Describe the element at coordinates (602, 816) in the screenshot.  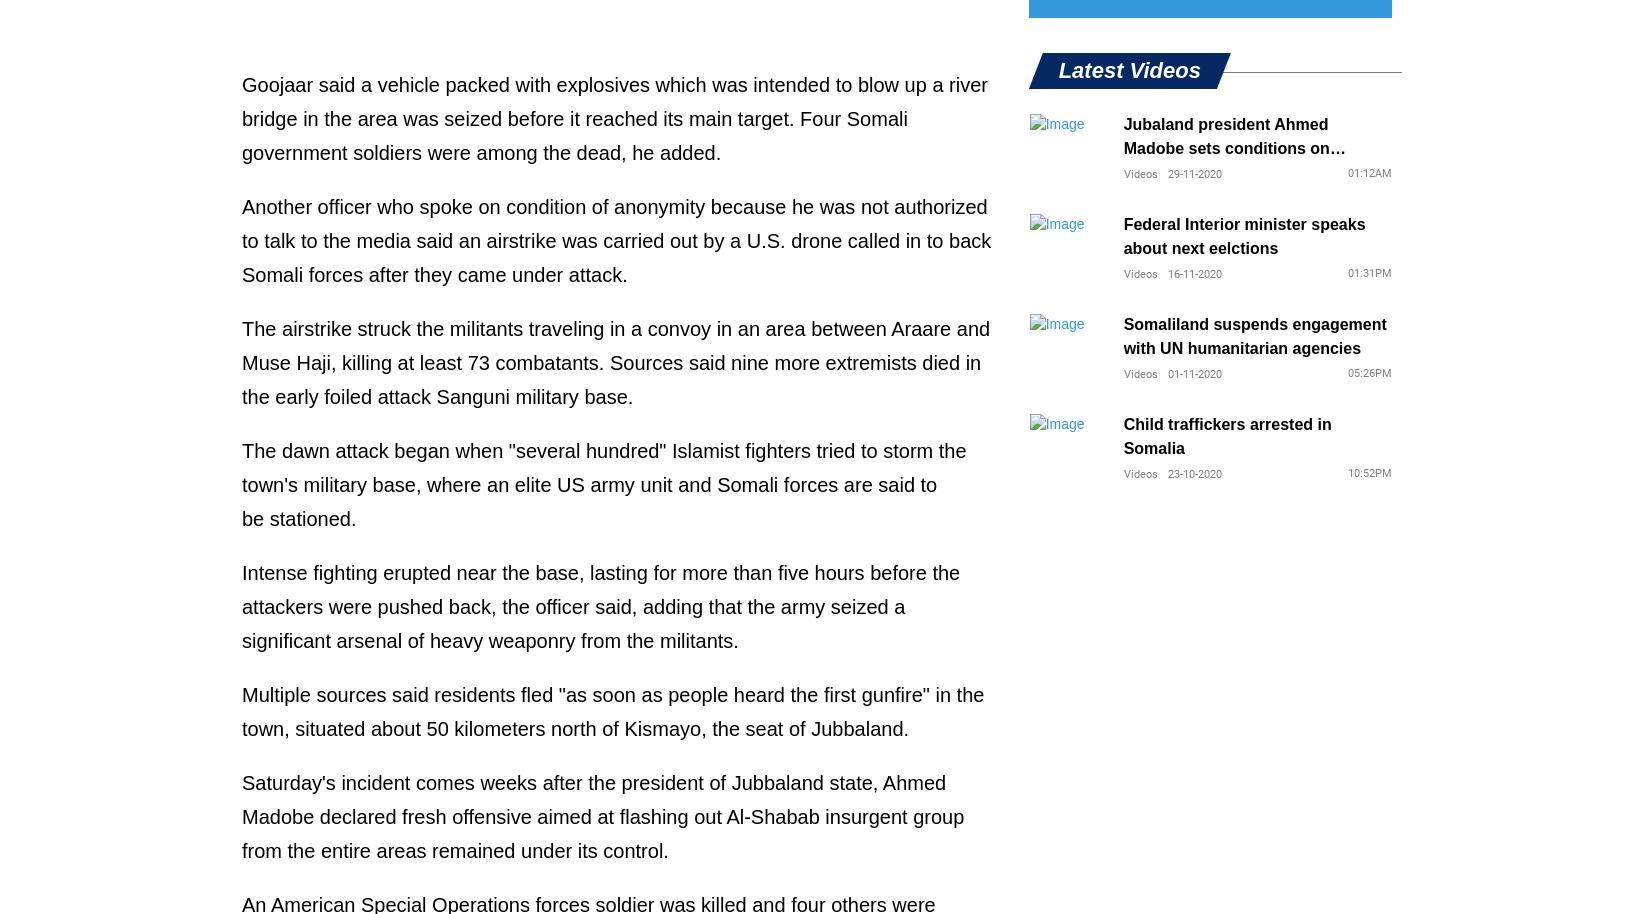
I see `'Saturday's incident comes weeks after the president of Jubbaland state, Ahmed Madobe declared fresh offensive aimed at flashing out Al-Shabab insurgent group from the entire areas remained under its control.'` at that location.